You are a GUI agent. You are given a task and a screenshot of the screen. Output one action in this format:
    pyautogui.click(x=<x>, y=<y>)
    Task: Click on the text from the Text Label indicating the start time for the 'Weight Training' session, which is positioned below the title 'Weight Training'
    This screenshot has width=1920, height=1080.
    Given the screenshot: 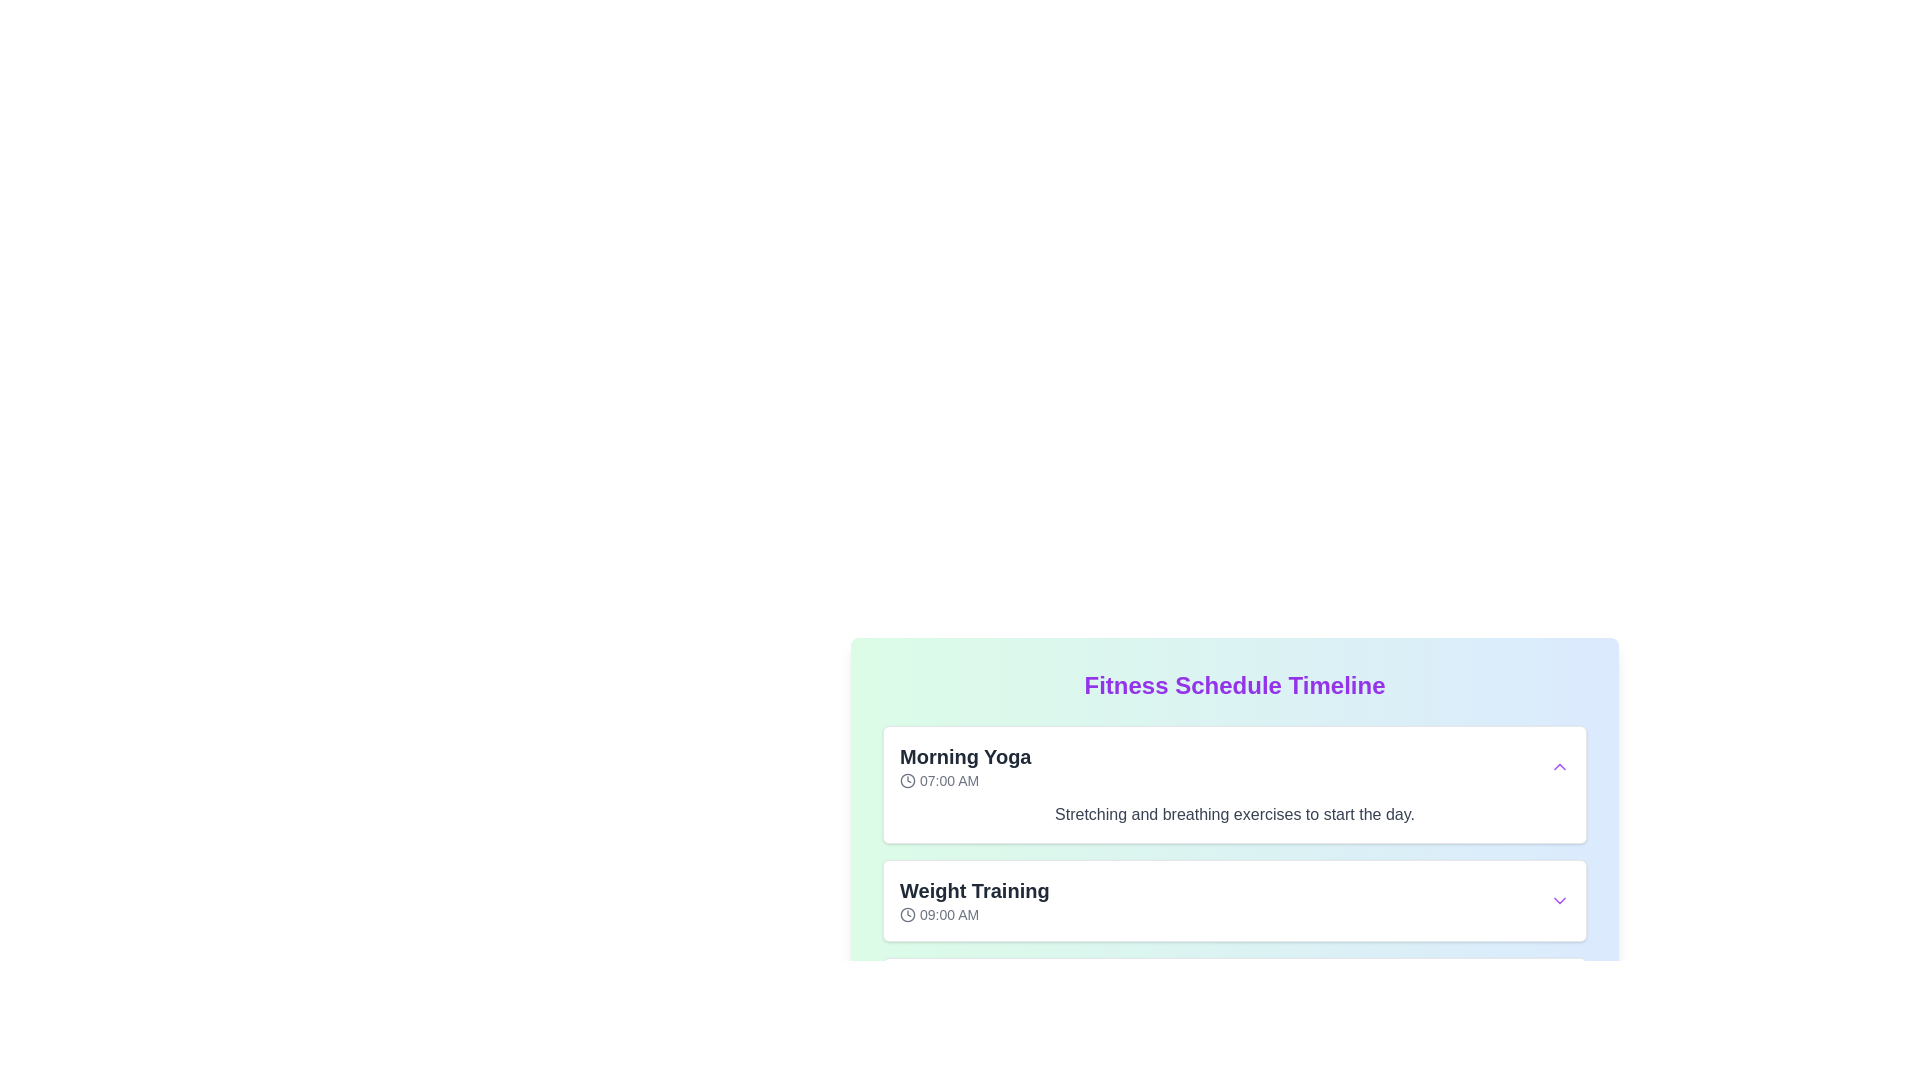 What is the action you would take?
    pyautogui.click(x=974, y=914)
    